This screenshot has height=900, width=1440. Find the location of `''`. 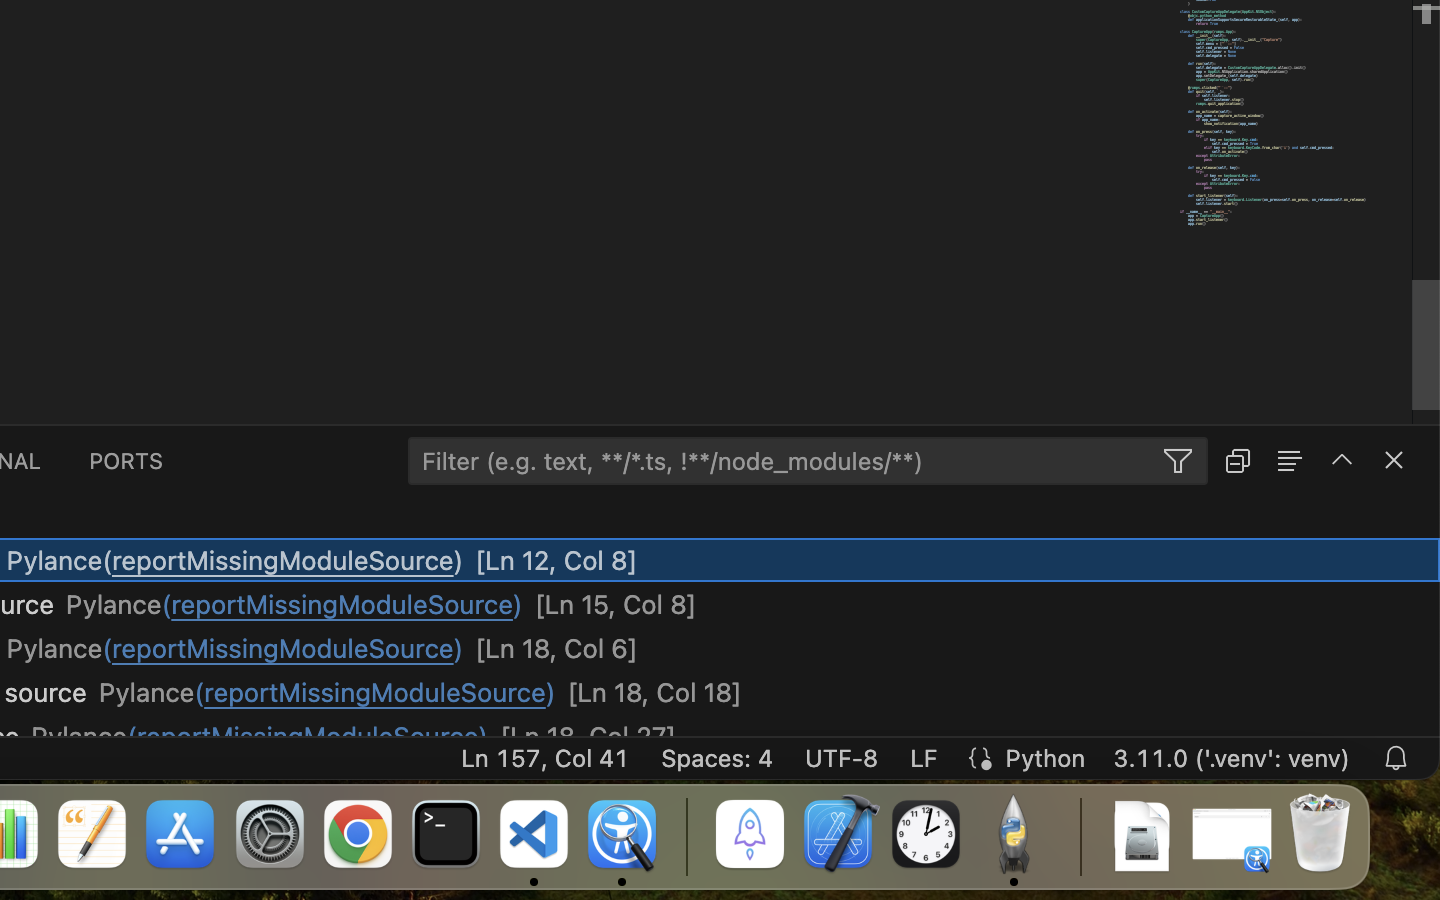

'' is located at coordinates (1394, 458).